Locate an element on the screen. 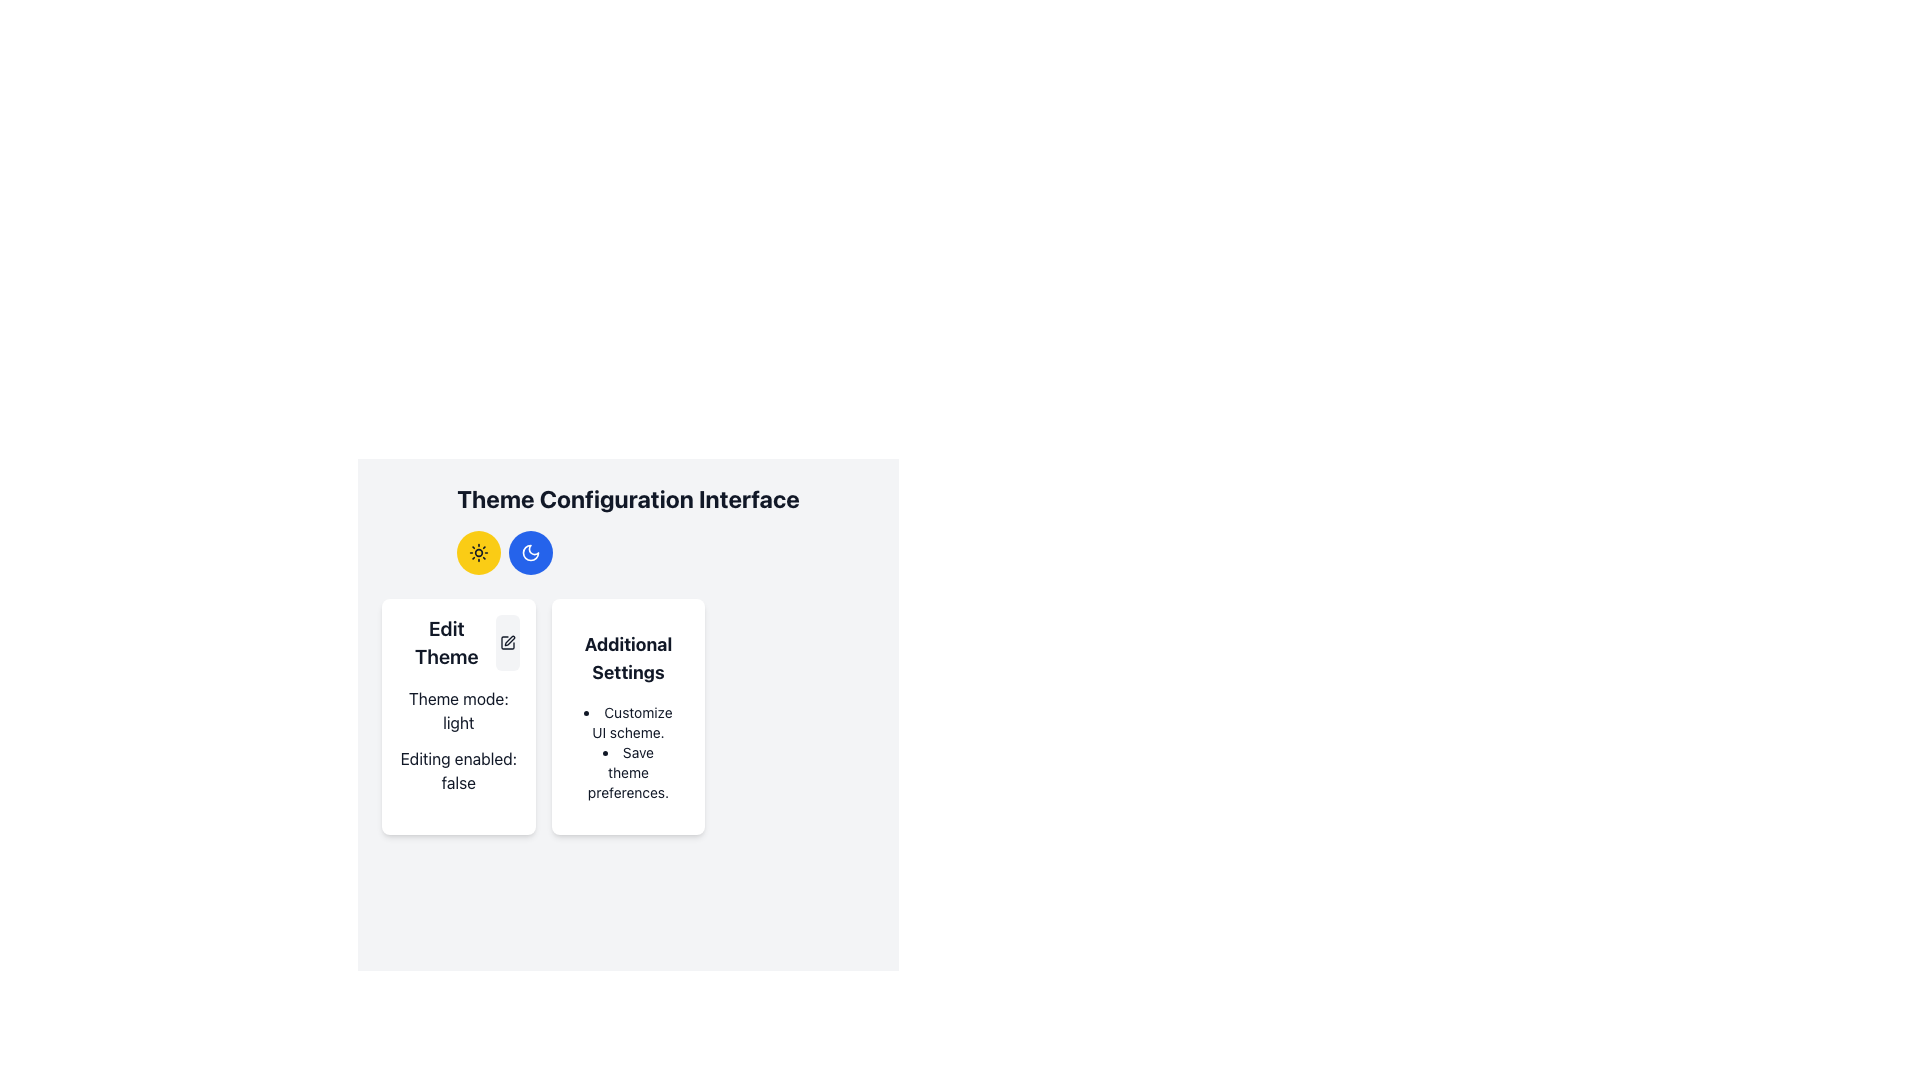 The width and height of the screenshot is (1920, 1080). text from the list of configuration options available under the 'Additional Settings' section, which is the second component within the white card titled 'Additional Settings.' is located at coordinates (627, 752).